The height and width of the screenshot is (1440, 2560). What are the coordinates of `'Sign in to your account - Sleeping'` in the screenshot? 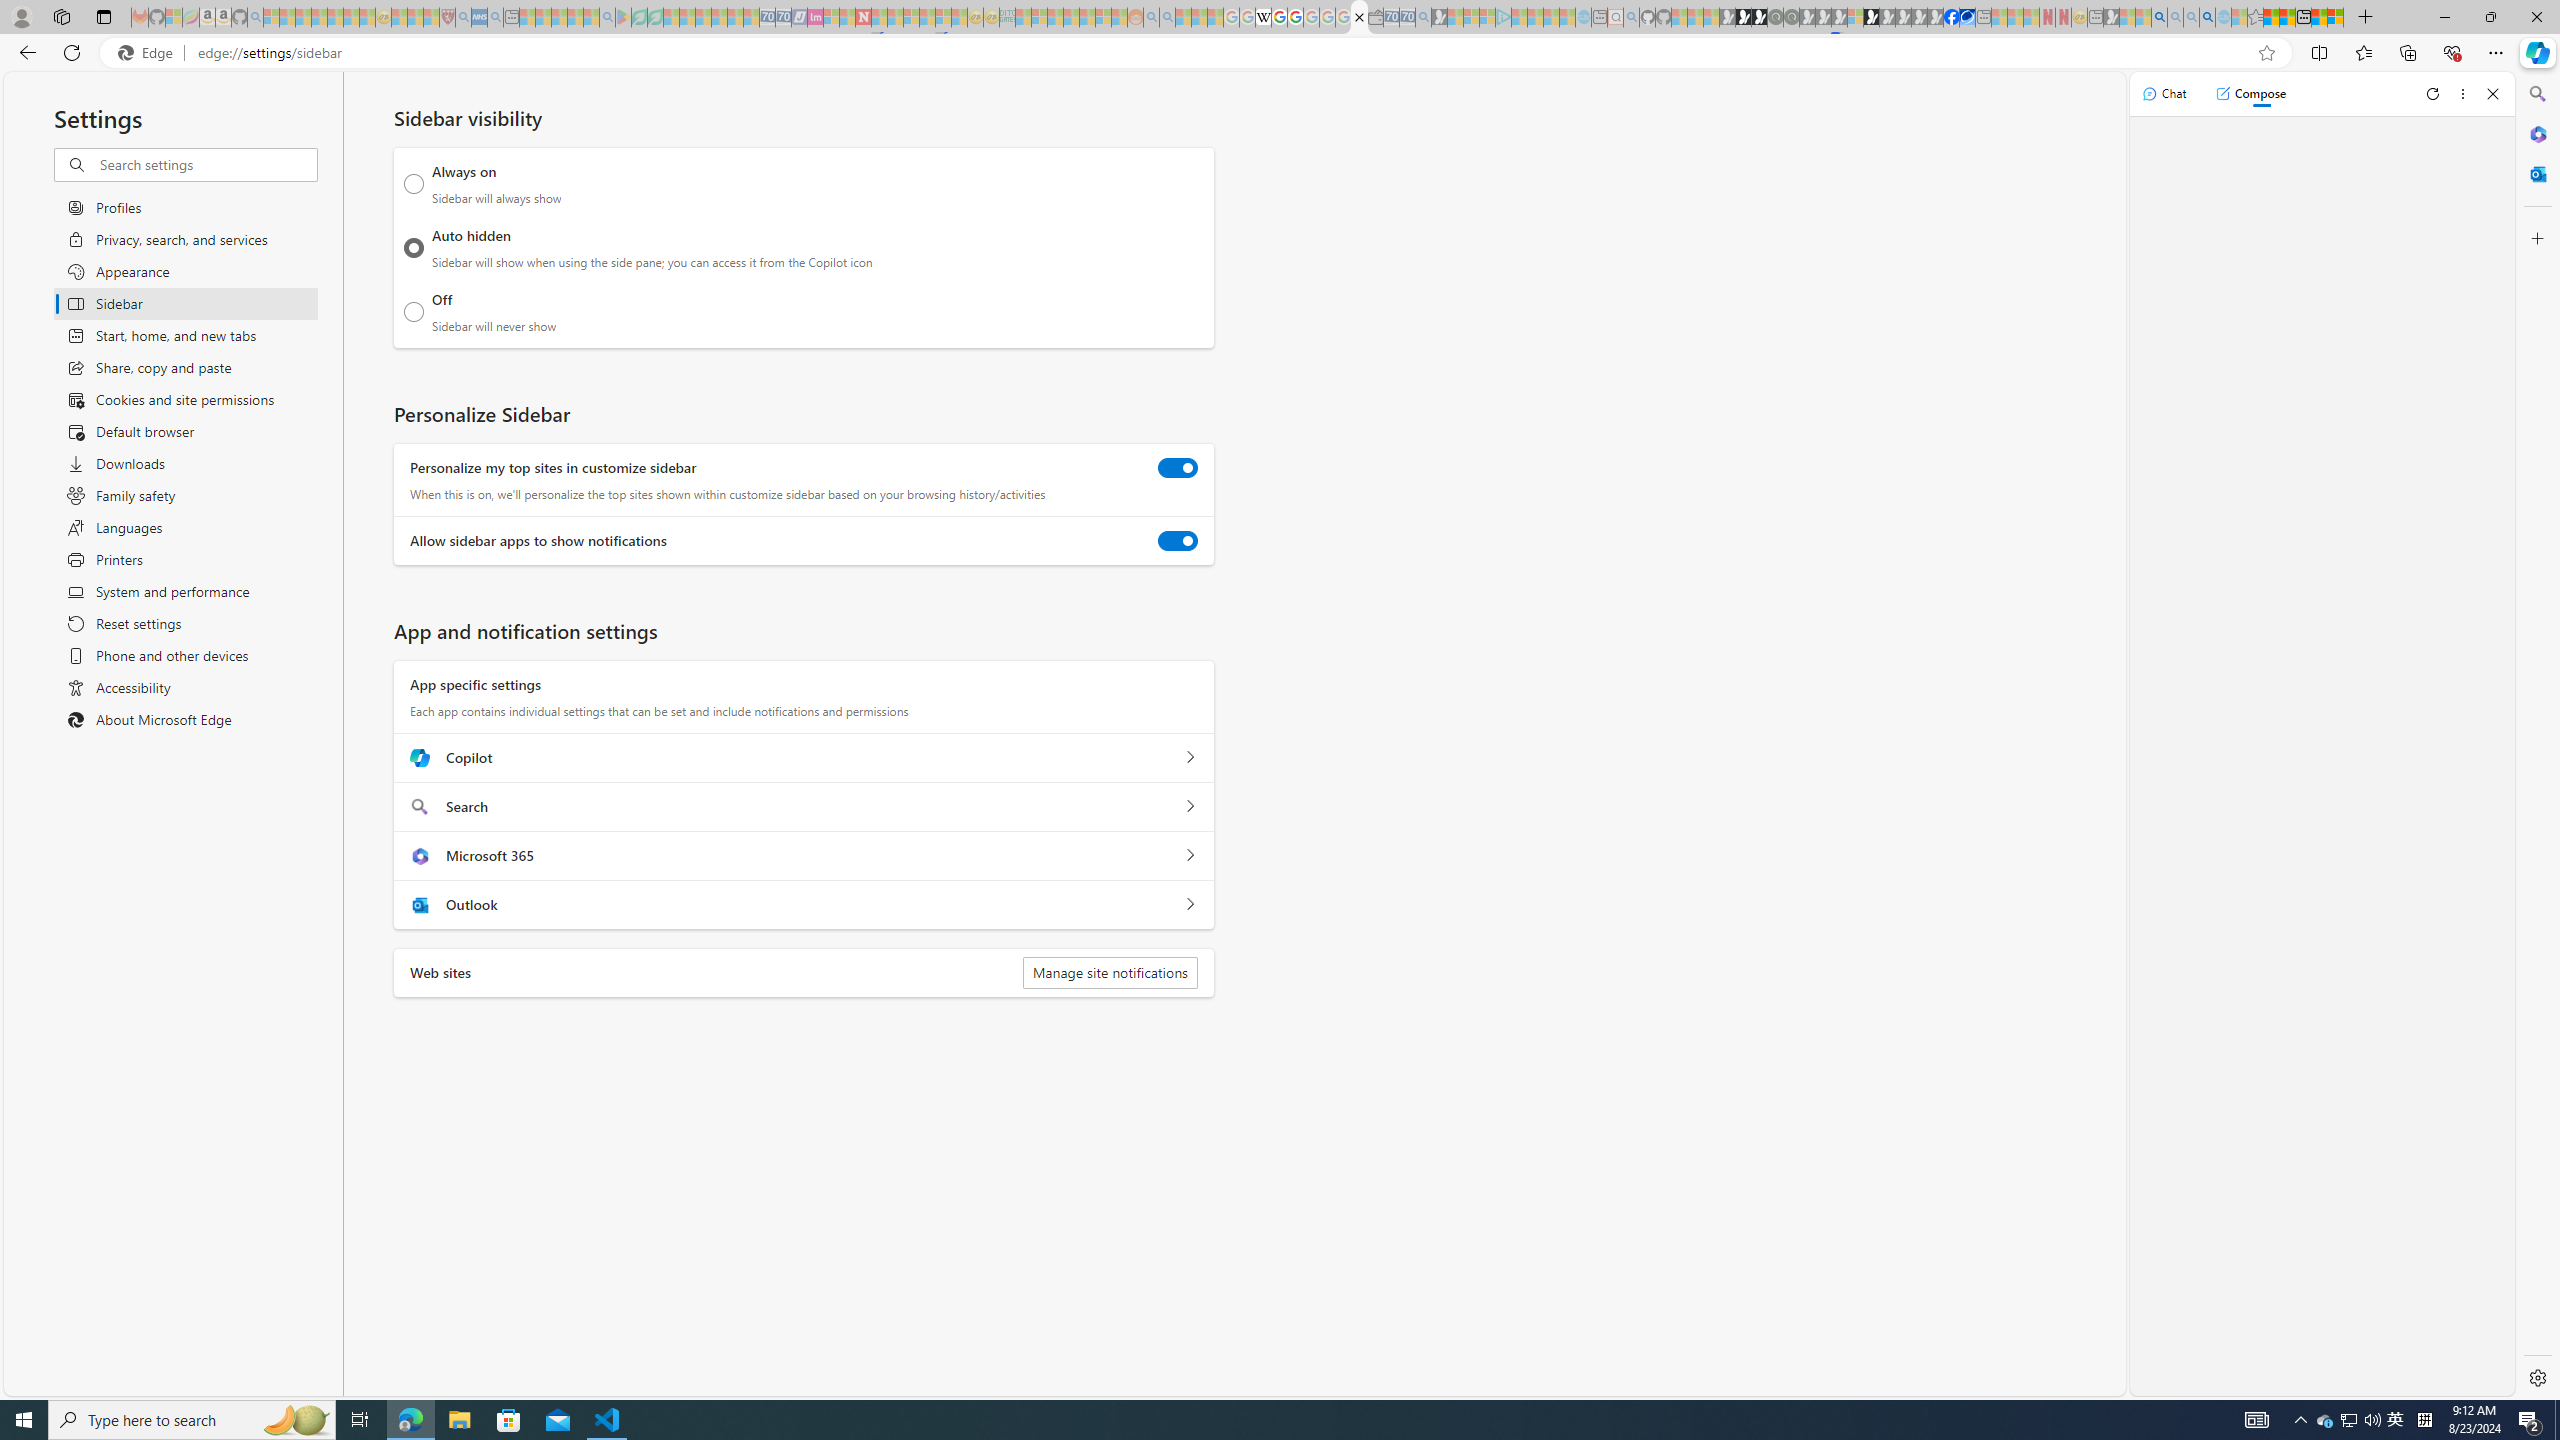 It's located at (1854, 16).